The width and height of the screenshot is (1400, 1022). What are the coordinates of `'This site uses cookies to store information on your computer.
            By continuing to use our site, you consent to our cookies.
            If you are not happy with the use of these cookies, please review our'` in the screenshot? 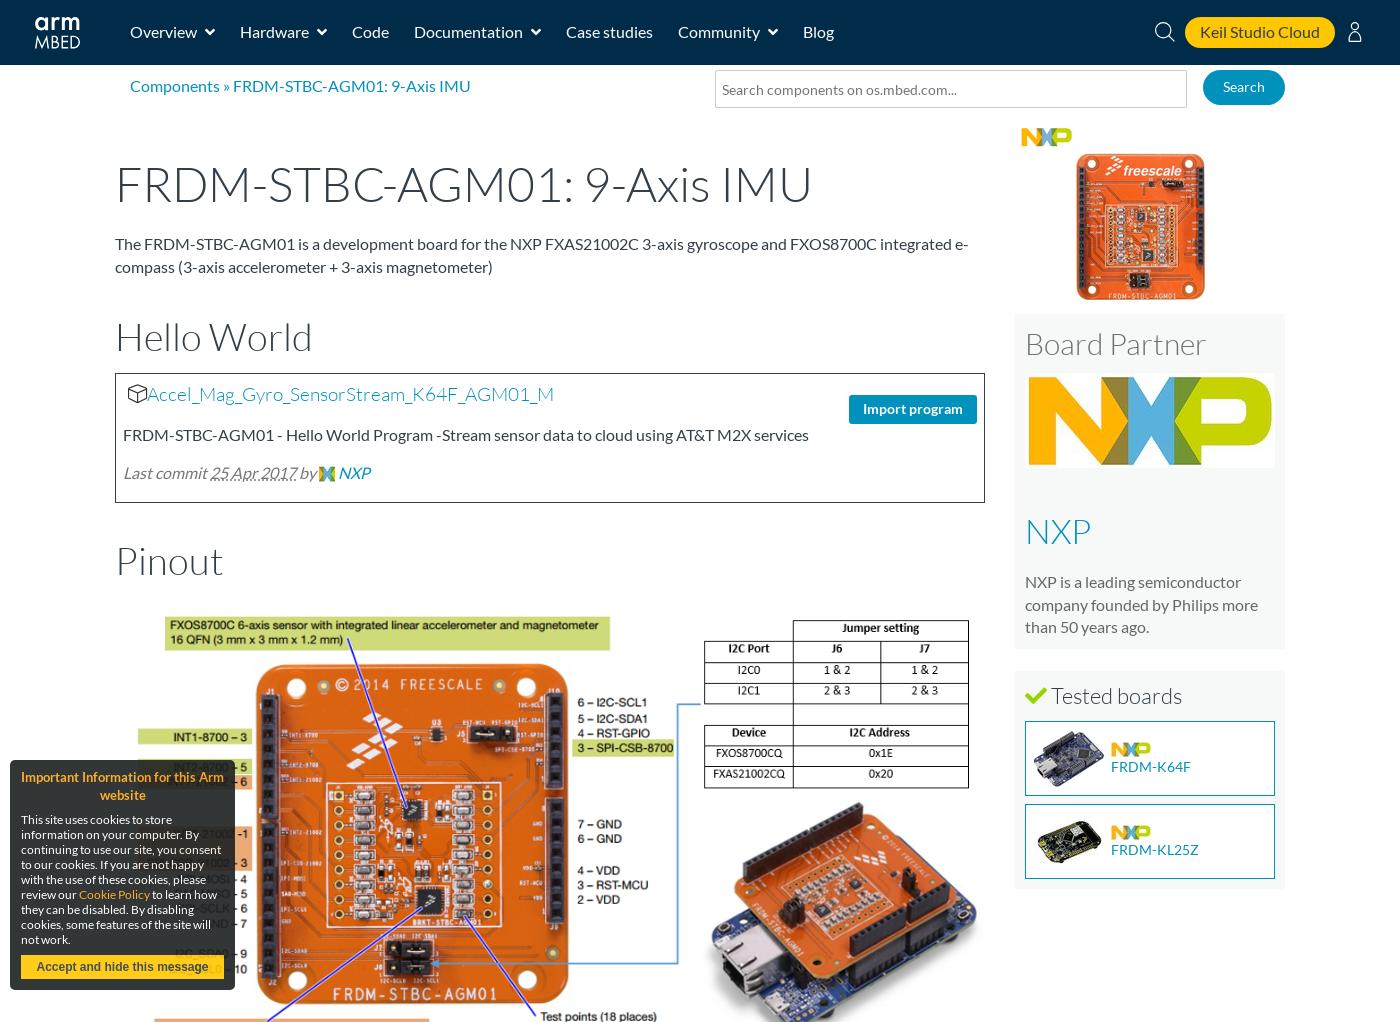 It's located at (120, 857).